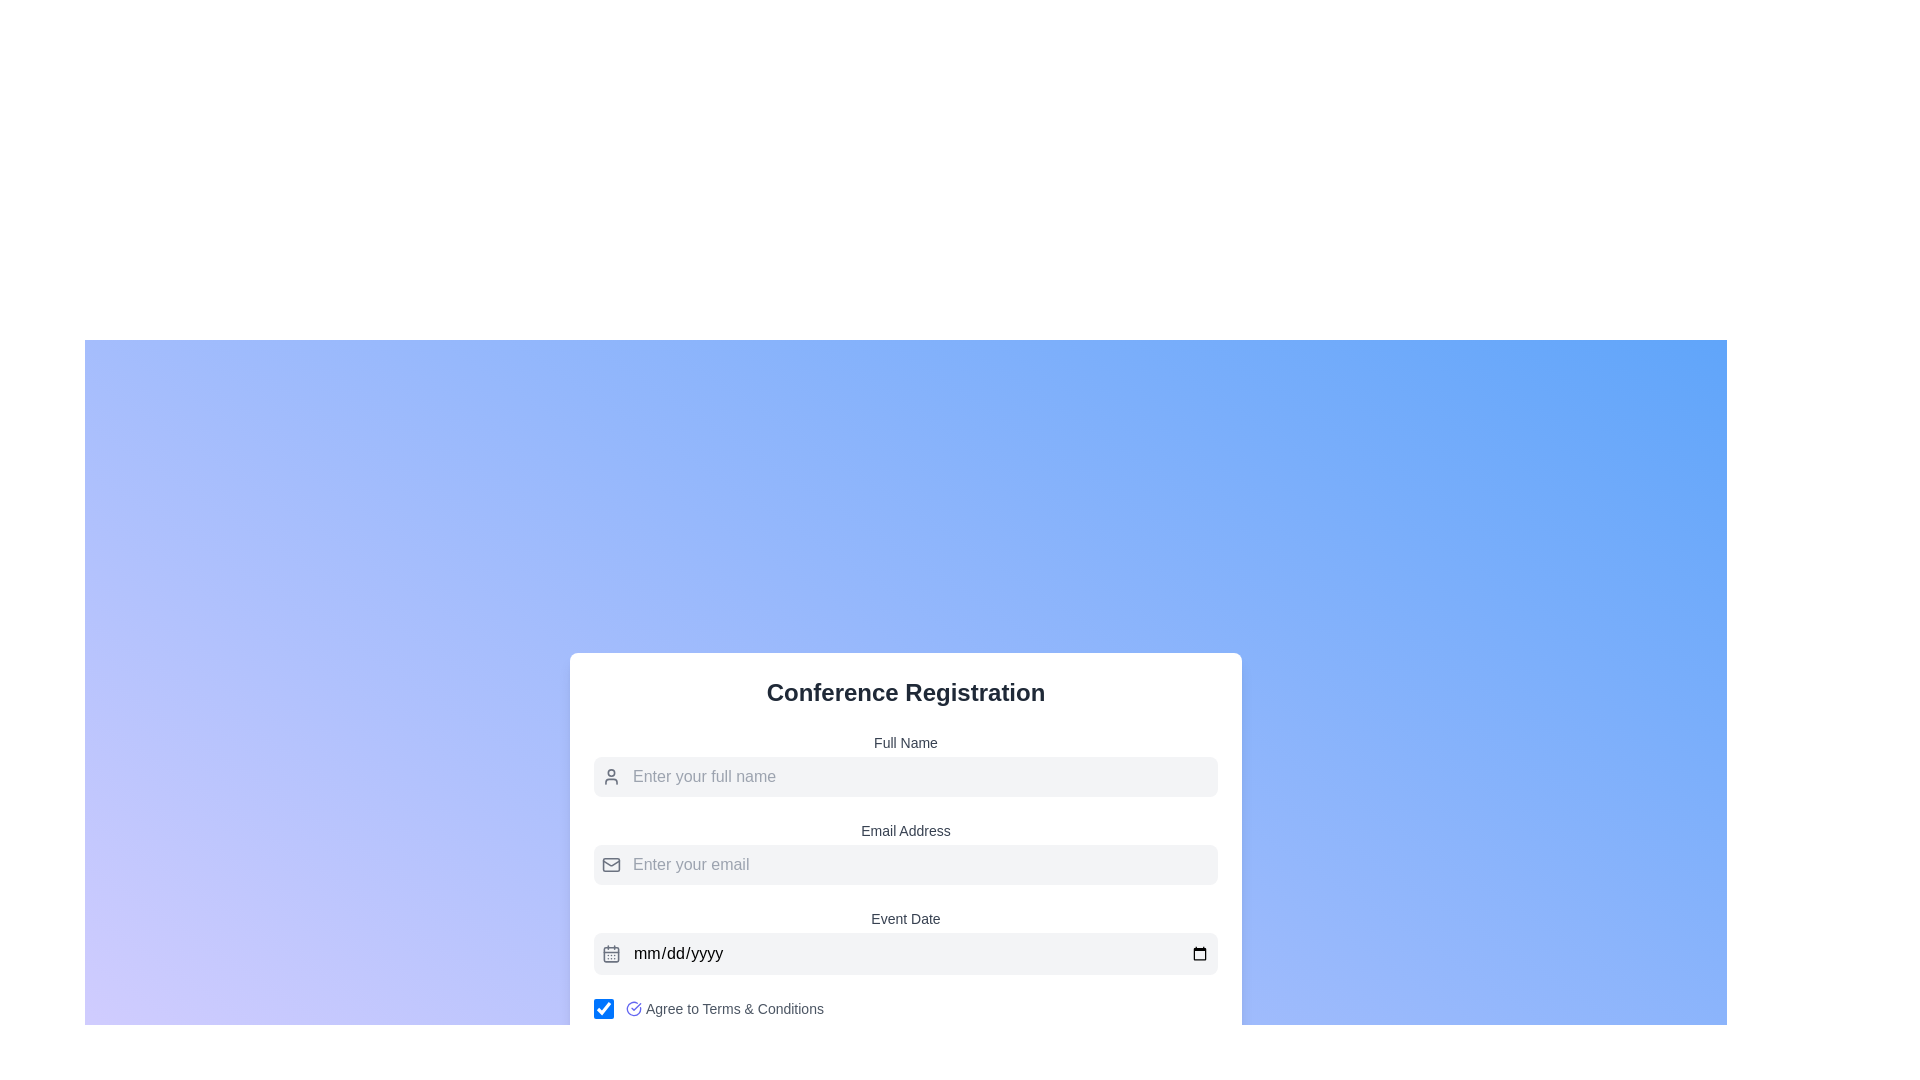 The width and height of the screenshot is (1920, 1080). I want to click on the text label 'Agree to Terms & Conditions', so click(723, 1009).